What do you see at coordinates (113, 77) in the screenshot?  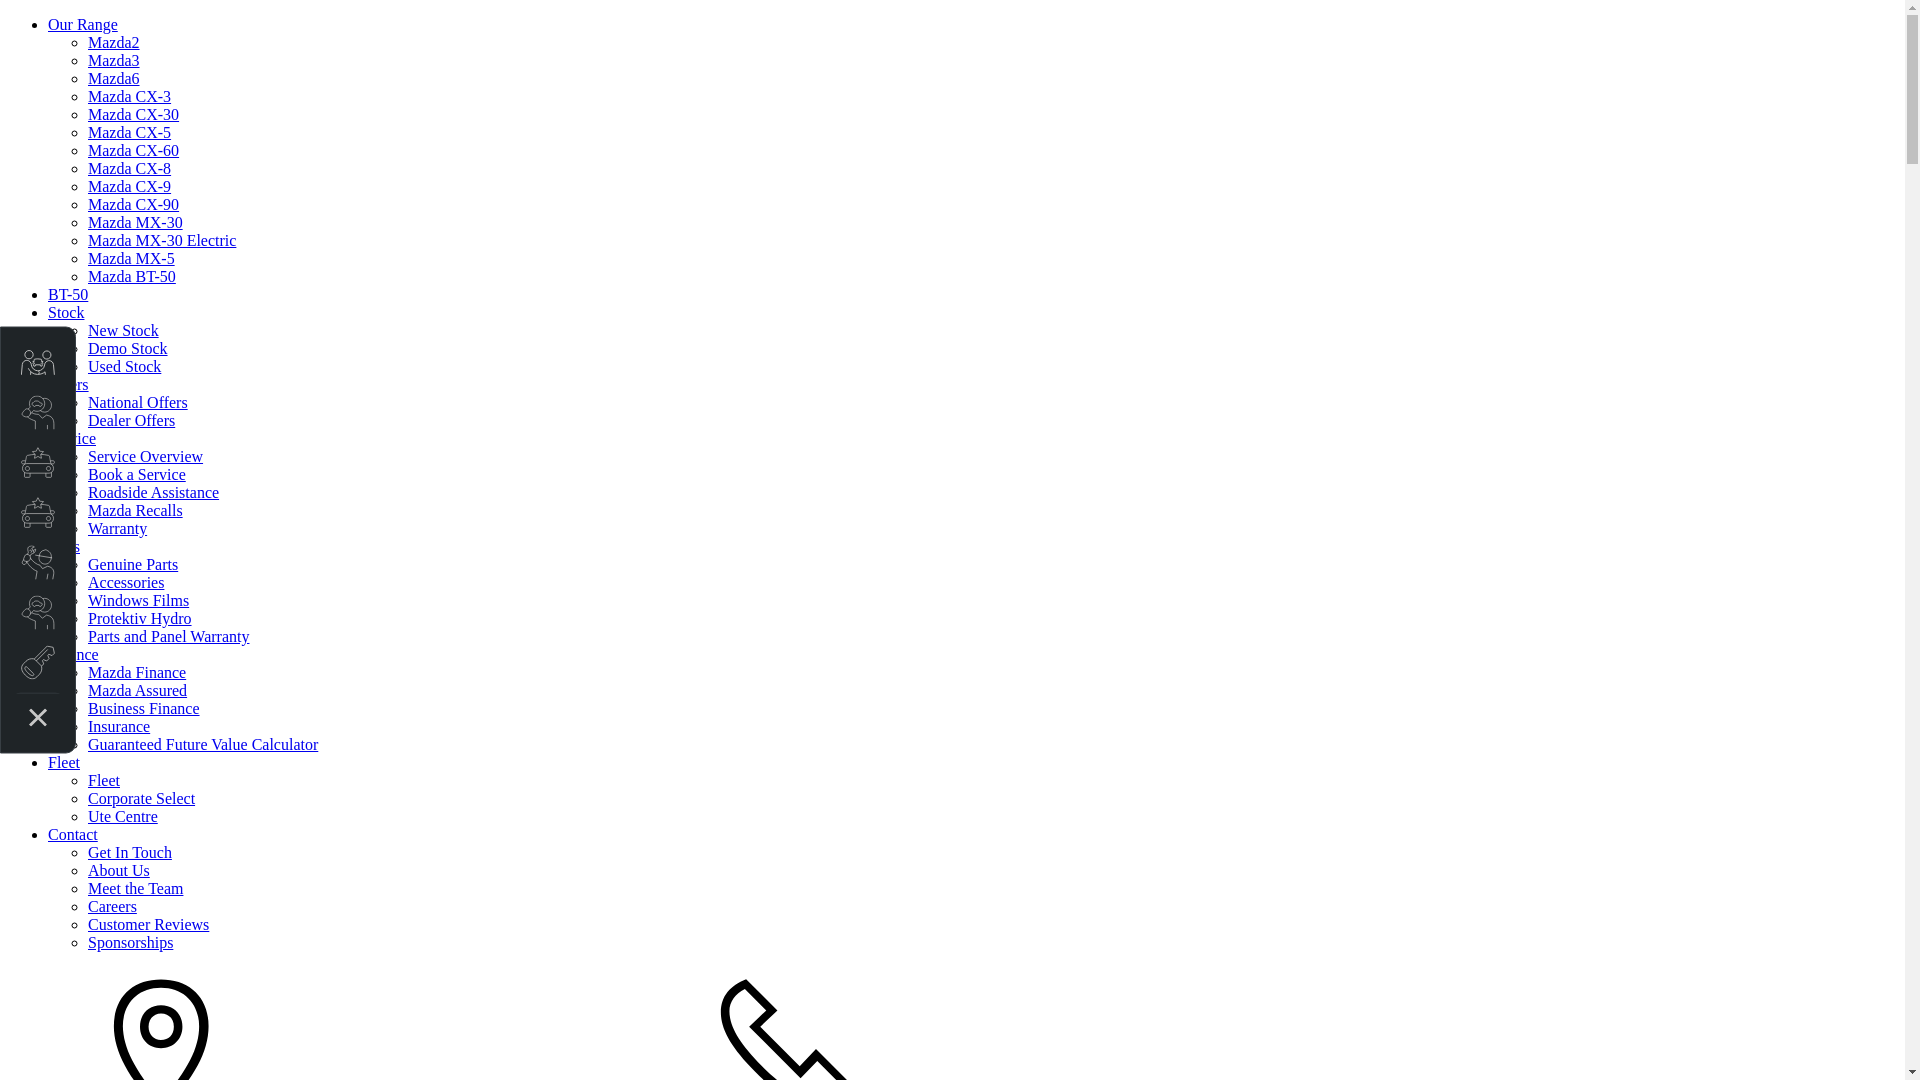 I see `'Mazda6'` at bounding box center [113, 77].